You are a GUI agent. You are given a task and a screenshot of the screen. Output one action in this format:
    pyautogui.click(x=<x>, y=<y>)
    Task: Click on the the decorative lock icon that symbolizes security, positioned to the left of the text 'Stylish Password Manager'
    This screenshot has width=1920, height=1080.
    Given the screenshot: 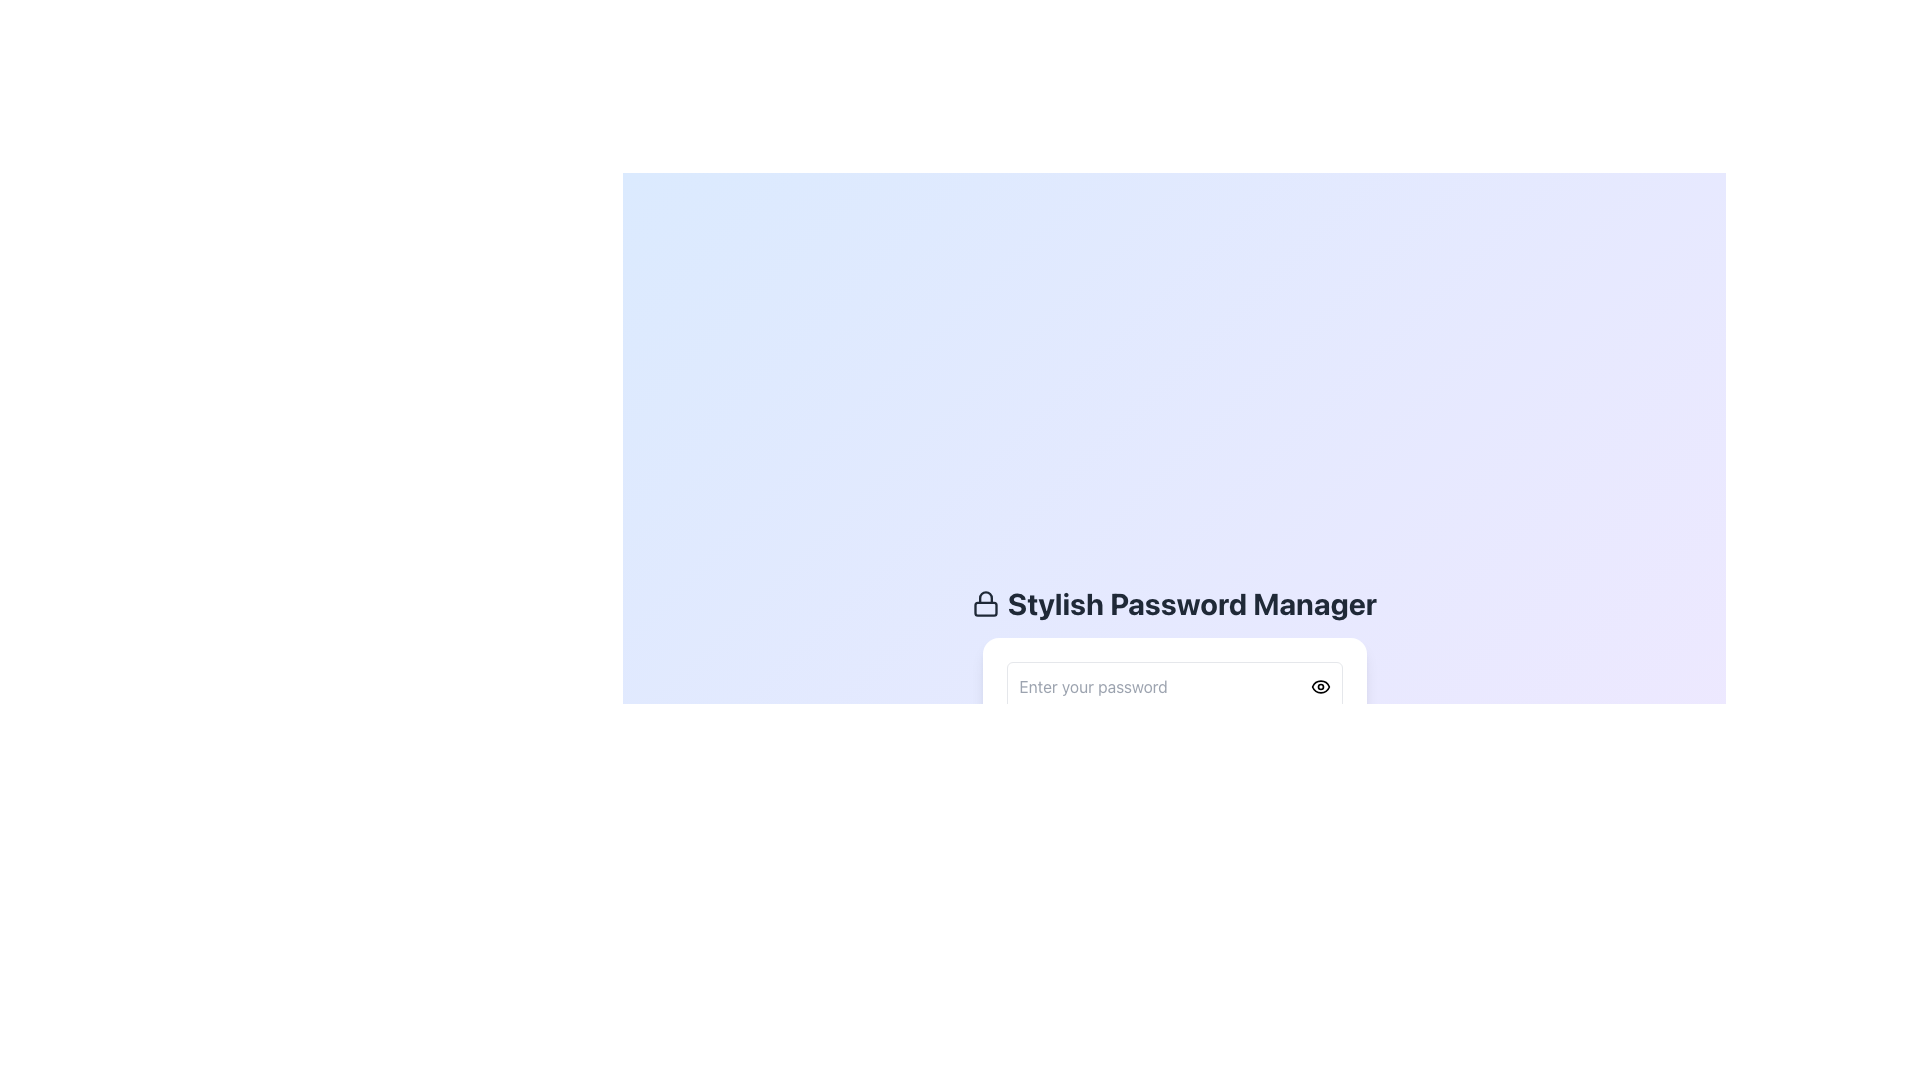 What is the action you would take?
    pyautogui.click(x=985, y=603)
    